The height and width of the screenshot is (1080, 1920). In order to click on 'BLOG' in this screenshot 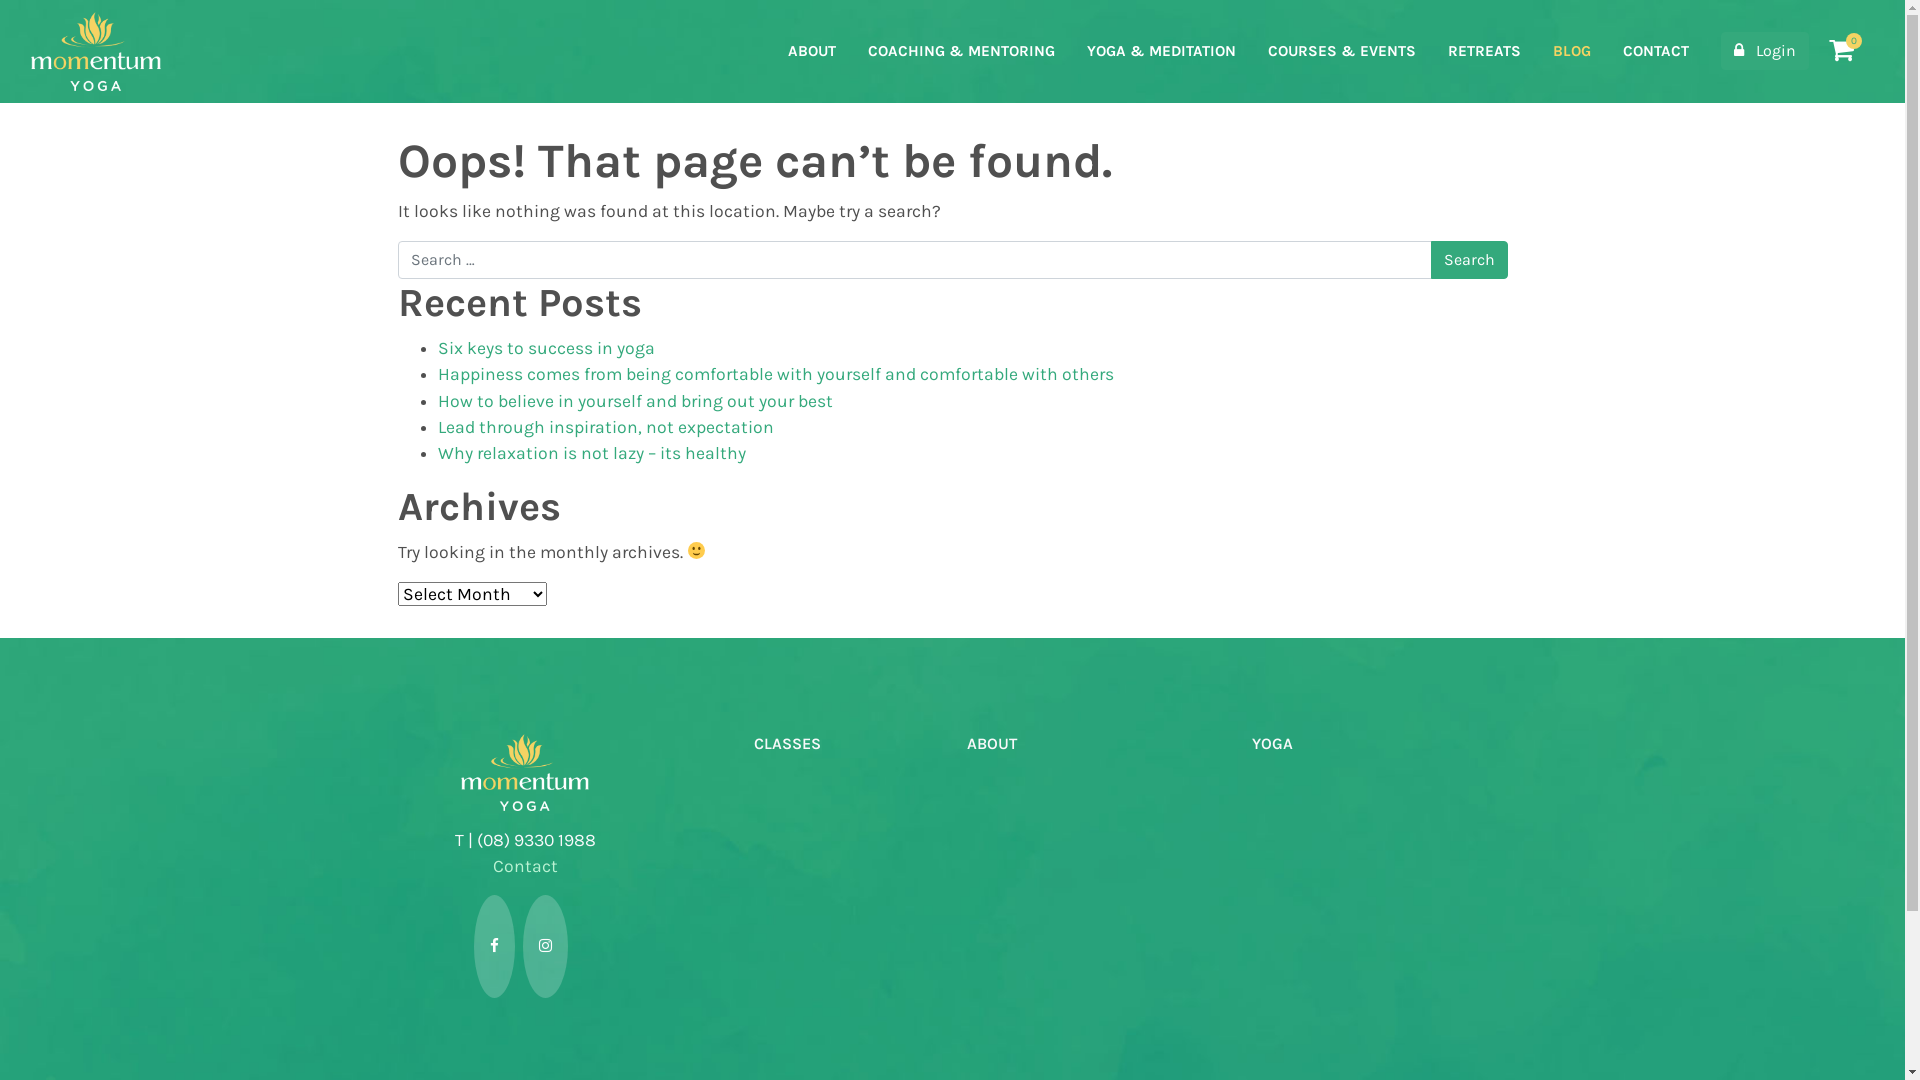, I will do `click(1571, 50)`.